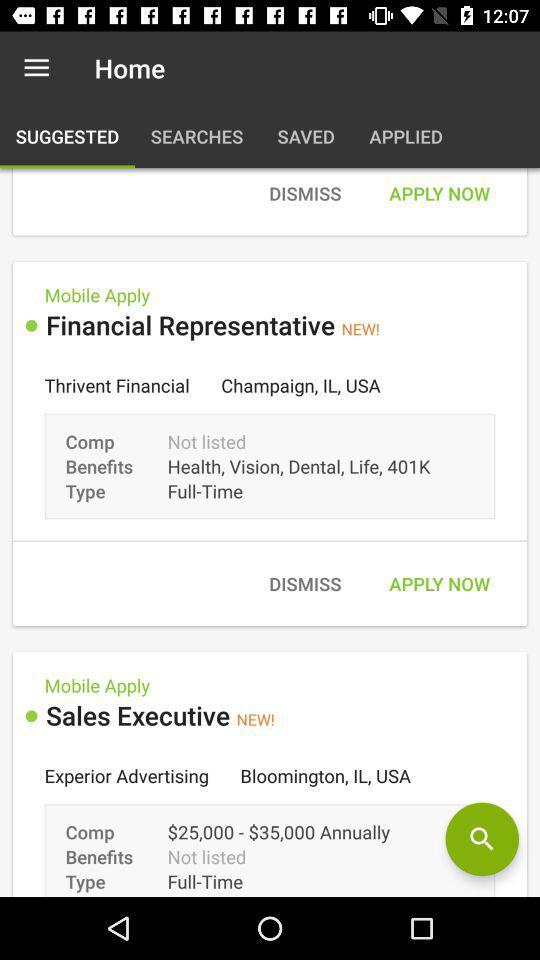 This screenshot has height=960, width=540. I want to click on search jobs, so click(481, 839).